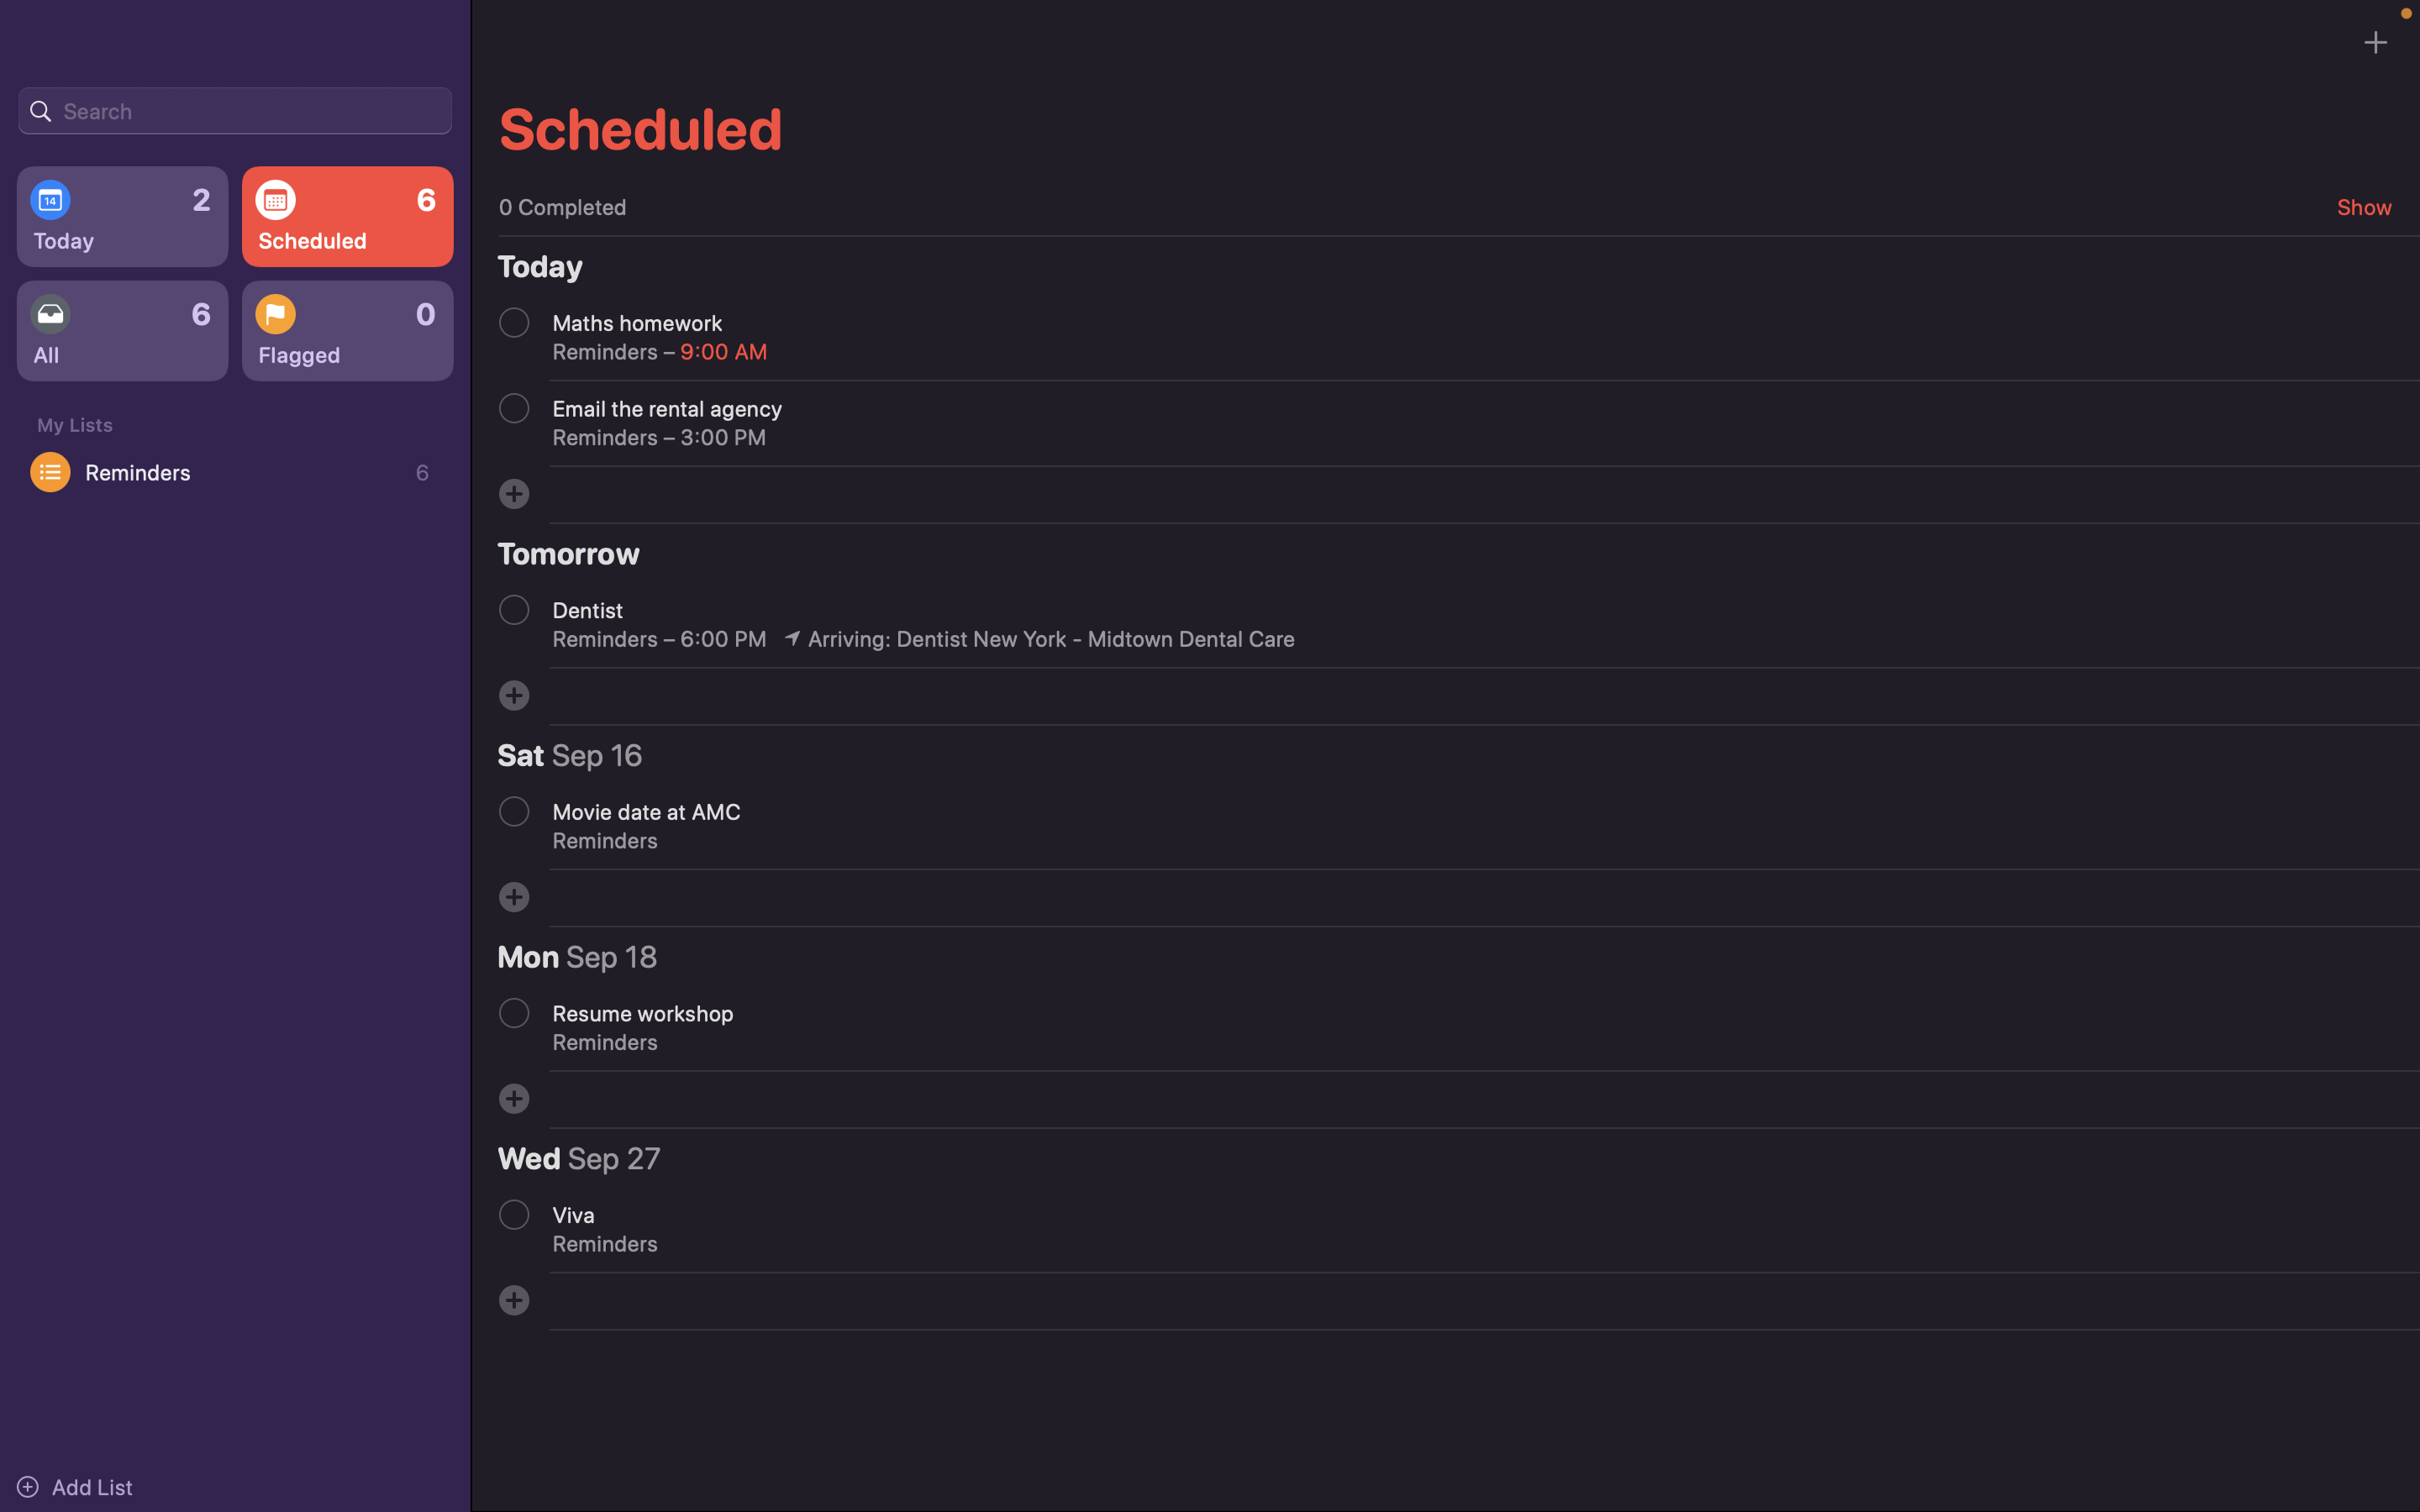 The image size is (2420, 1512). What do you see at coordinates (234, 108) in the screenshot?
I see `Query for the event named "Josh birthday` at bounding box center [234, 108].